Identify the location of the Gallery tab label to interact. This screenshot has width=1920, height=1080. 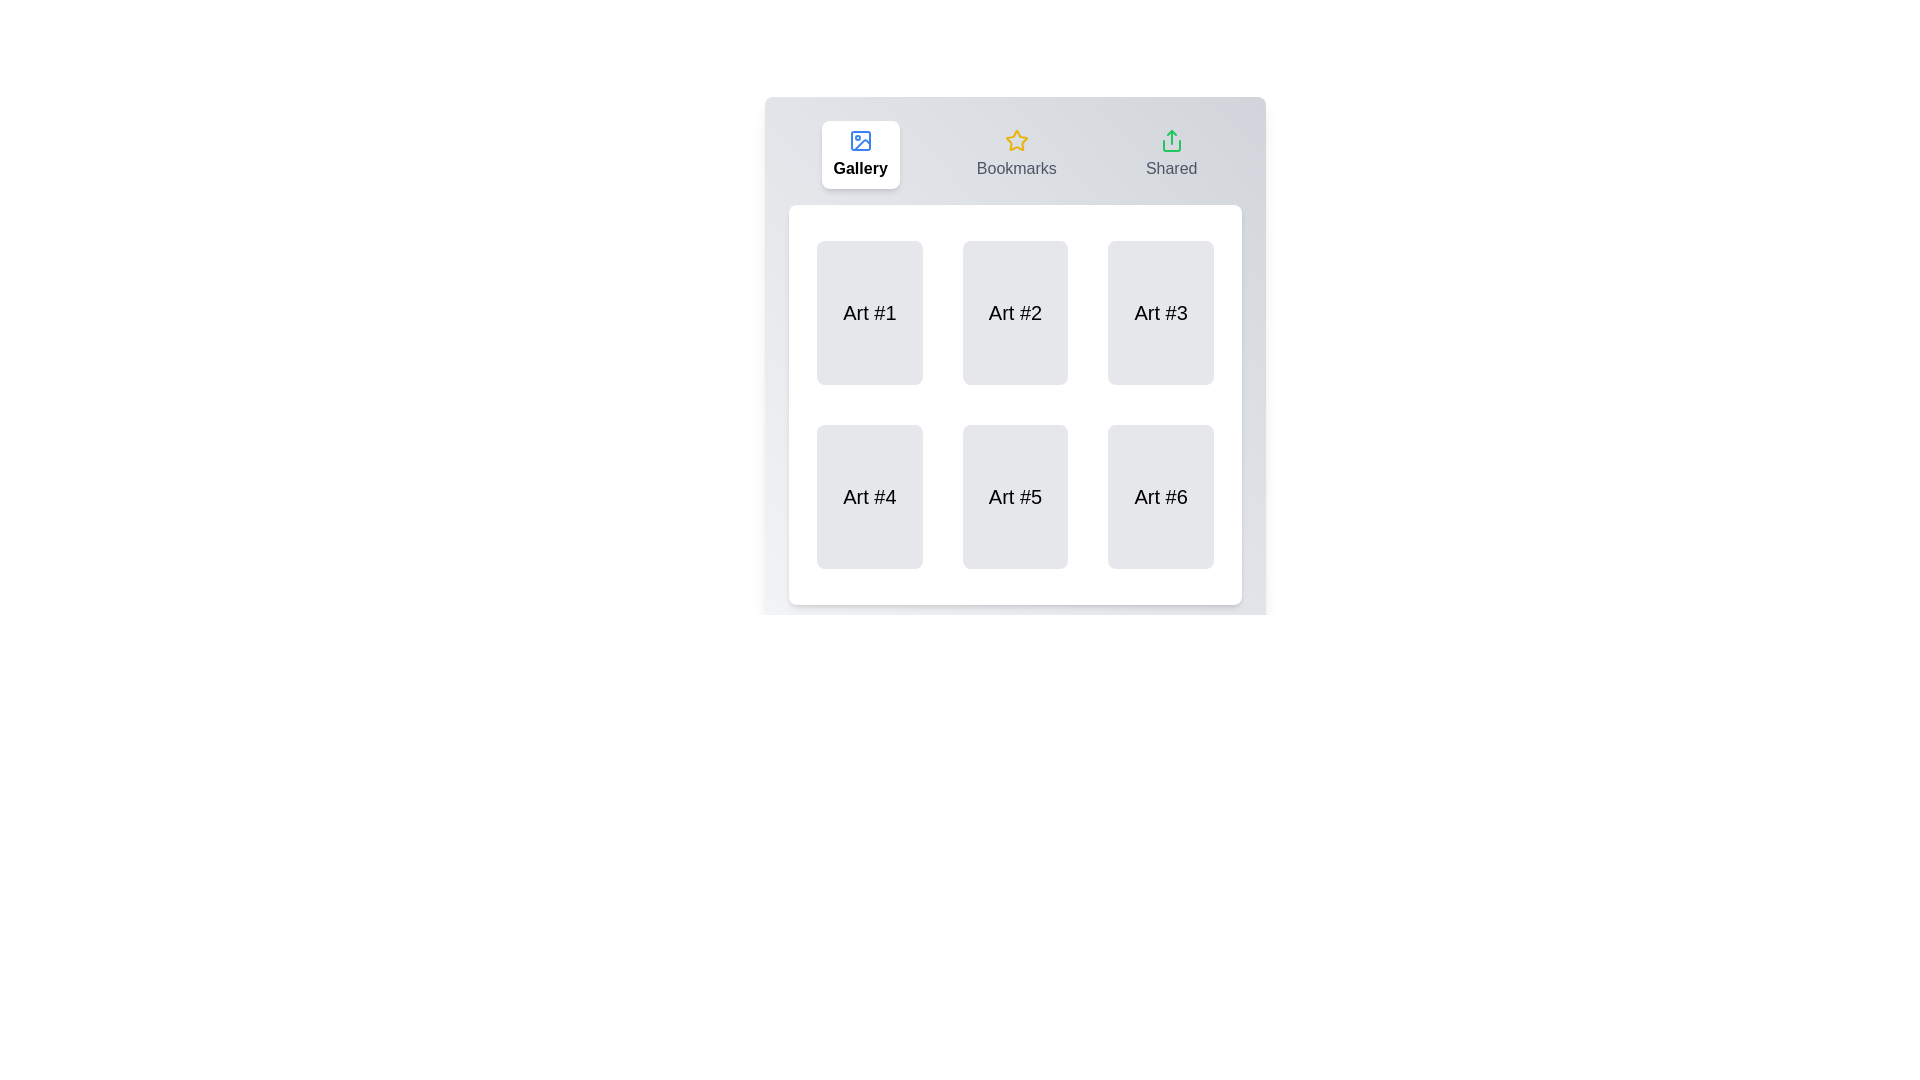
(860, 153).